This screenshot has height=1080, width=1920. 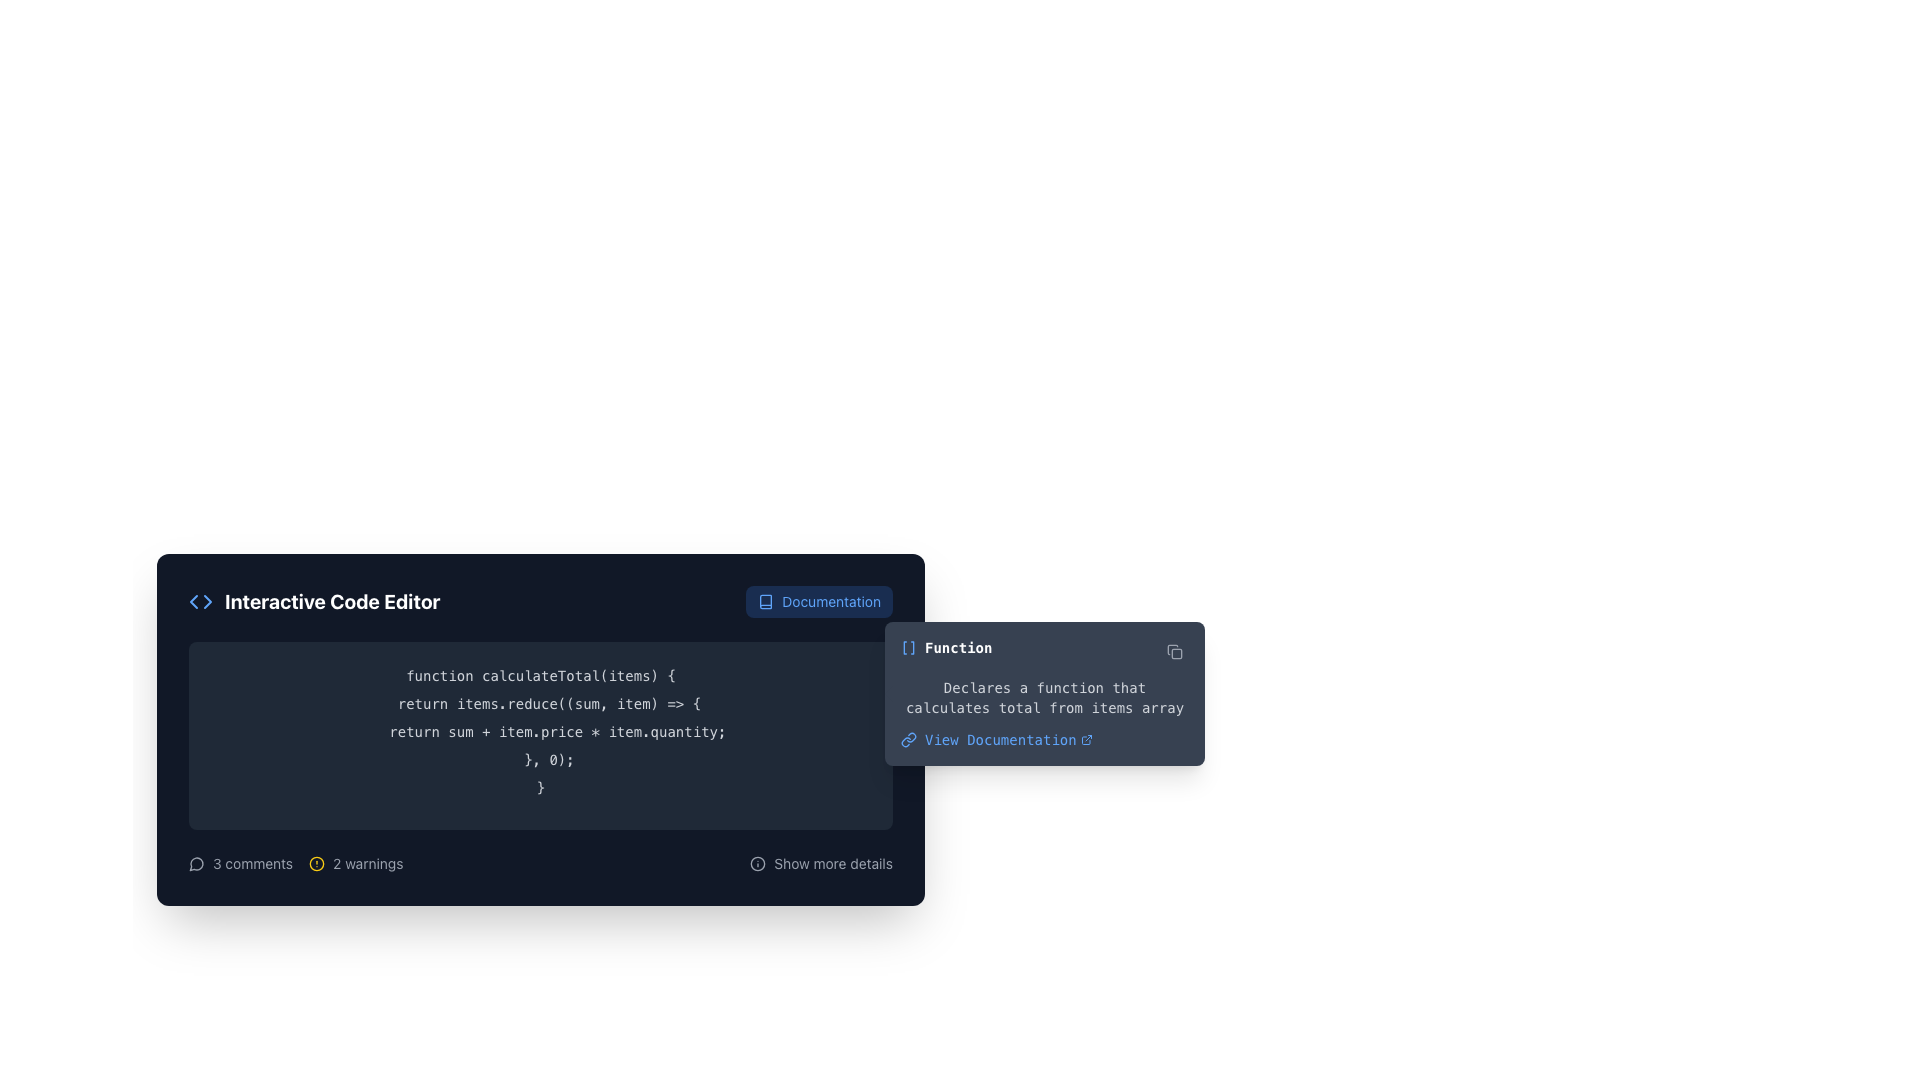 What do you see at coordinates (765, 600) in the screenshot?
I see `the 'Documentation' button which contains a documentation icon on its left side` at bounding box center [765, 600].